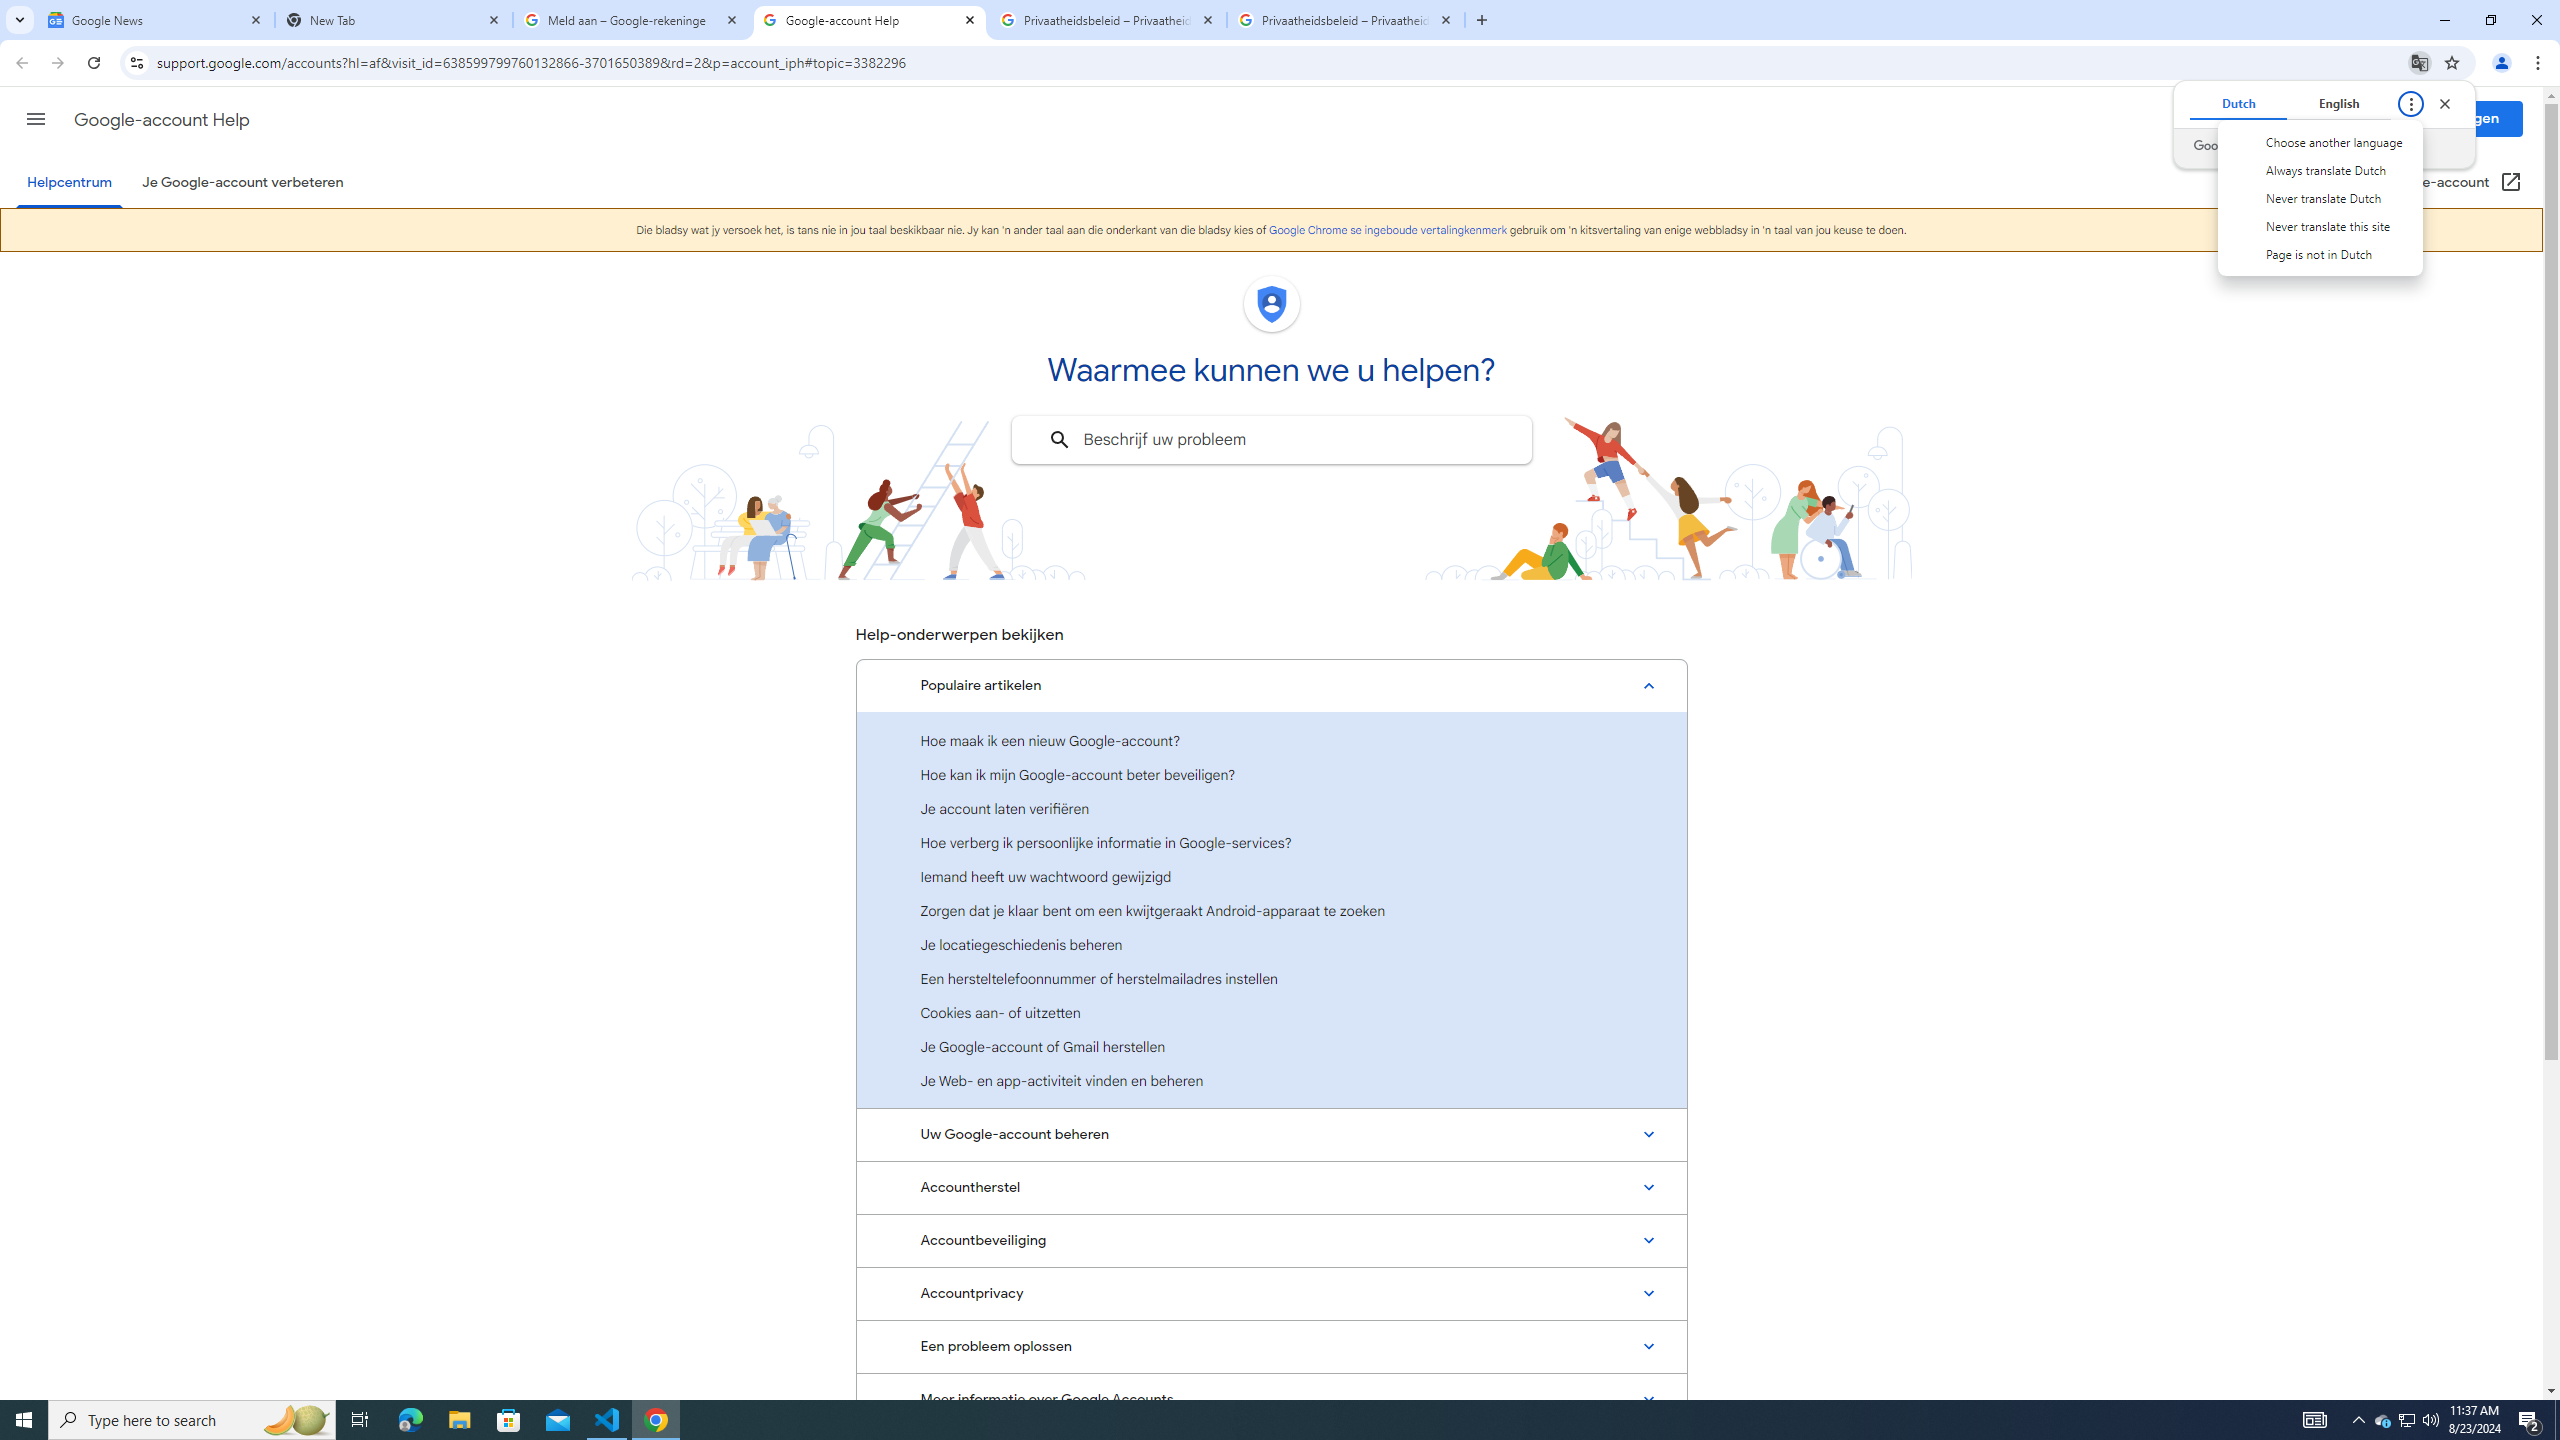 The height and width of the screenshot is (1440, 2560). I want to click on 'Hoofdmenu', so click(34, 118).